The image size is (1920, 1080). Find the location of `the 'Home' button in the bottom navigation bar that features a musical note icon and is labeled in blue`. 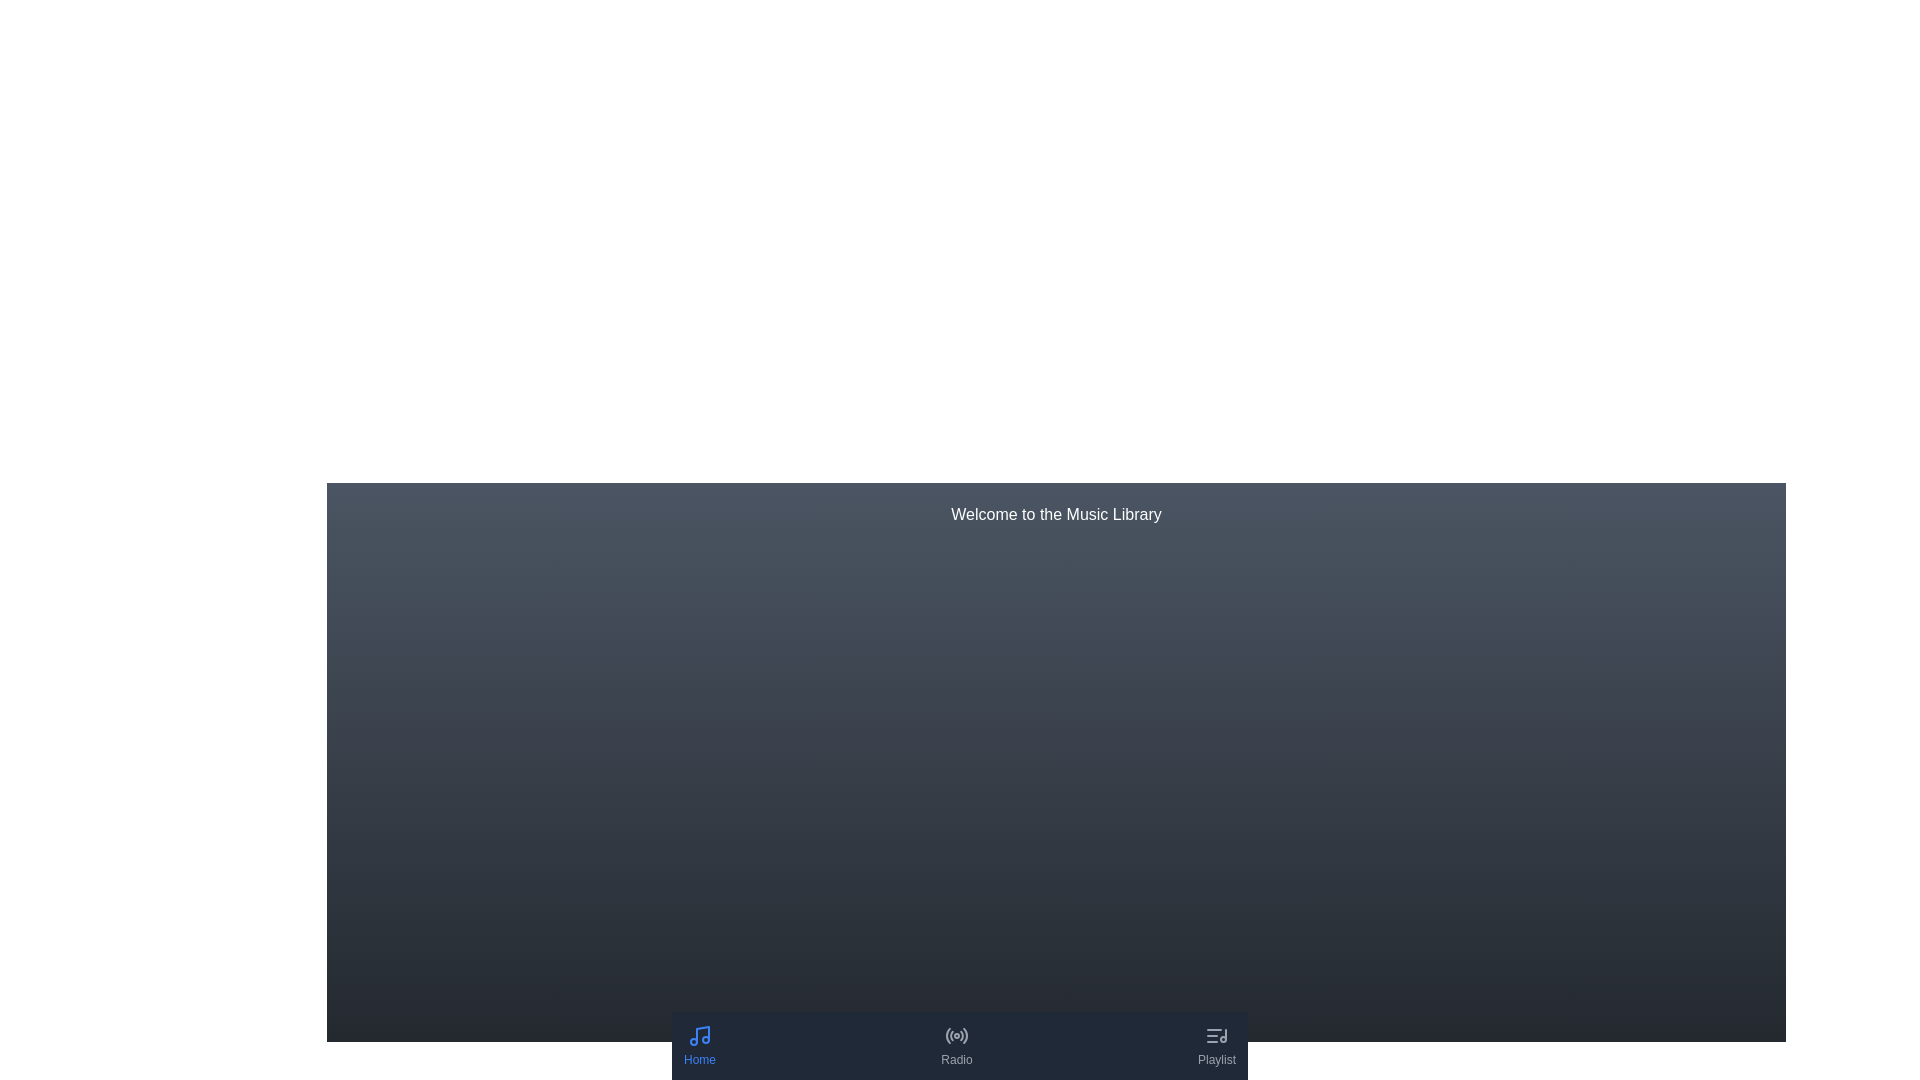

the 'Home' button in the bottom navigation bar that features a musical note icon and is labeled in blue is located at coordinates (700, 1044).